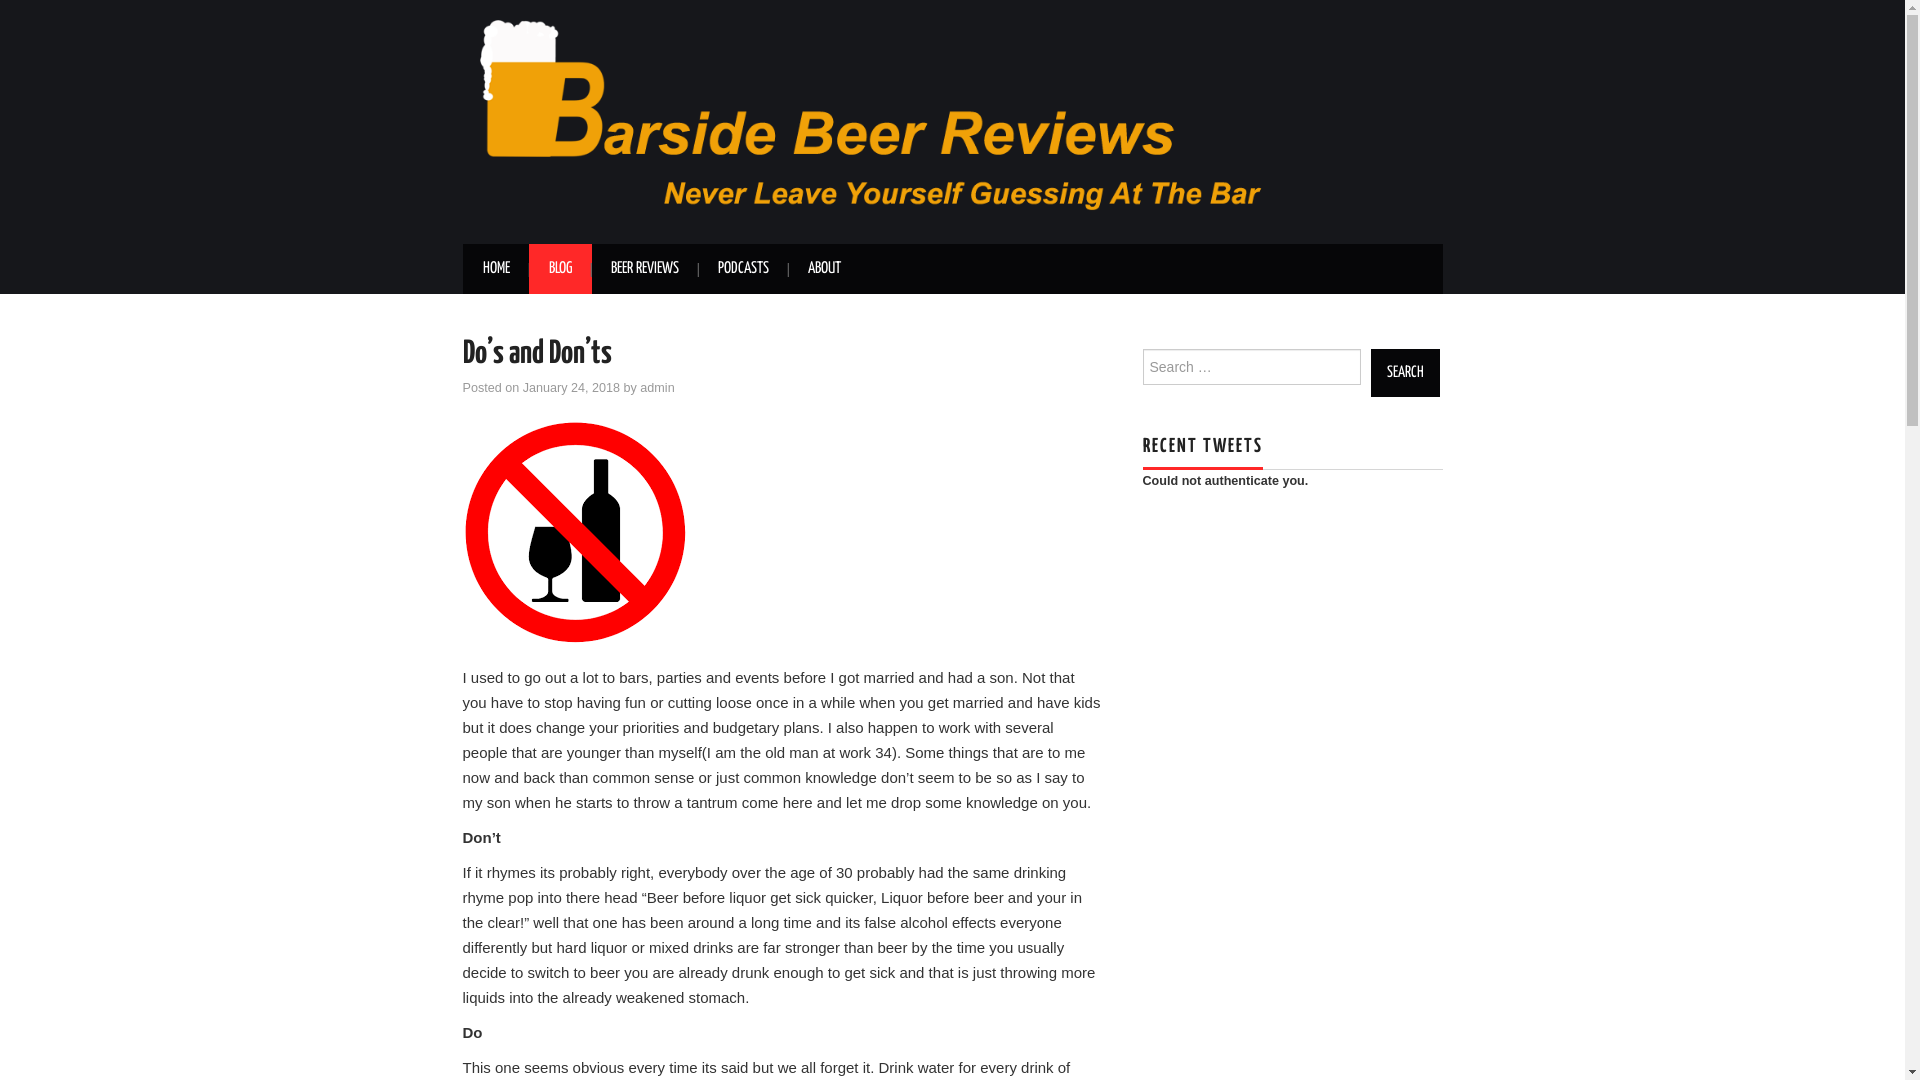  I want to click on 'PODCASTS', so click(742, 268).